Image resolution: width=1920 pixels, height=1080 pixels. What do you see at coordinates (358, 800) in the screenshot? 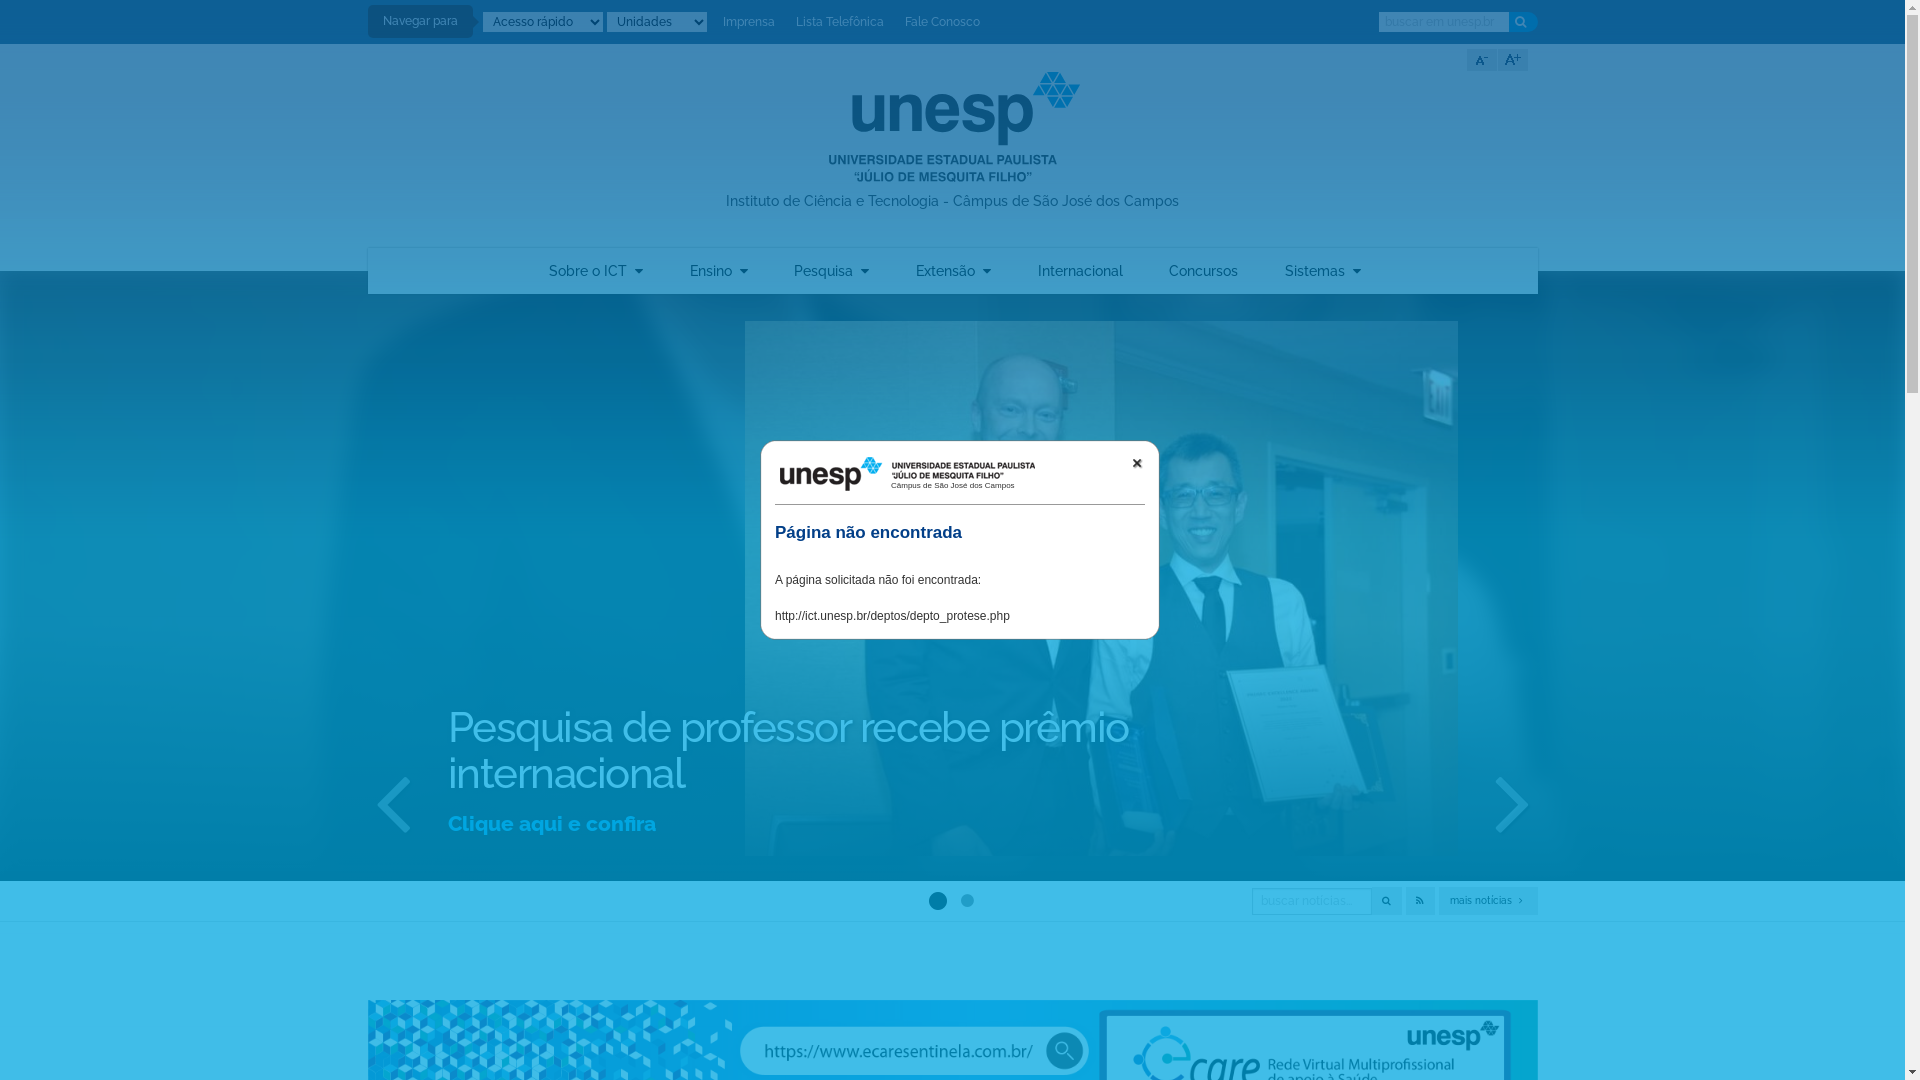
I see `'Previous'` at bounding box center [358, 800].